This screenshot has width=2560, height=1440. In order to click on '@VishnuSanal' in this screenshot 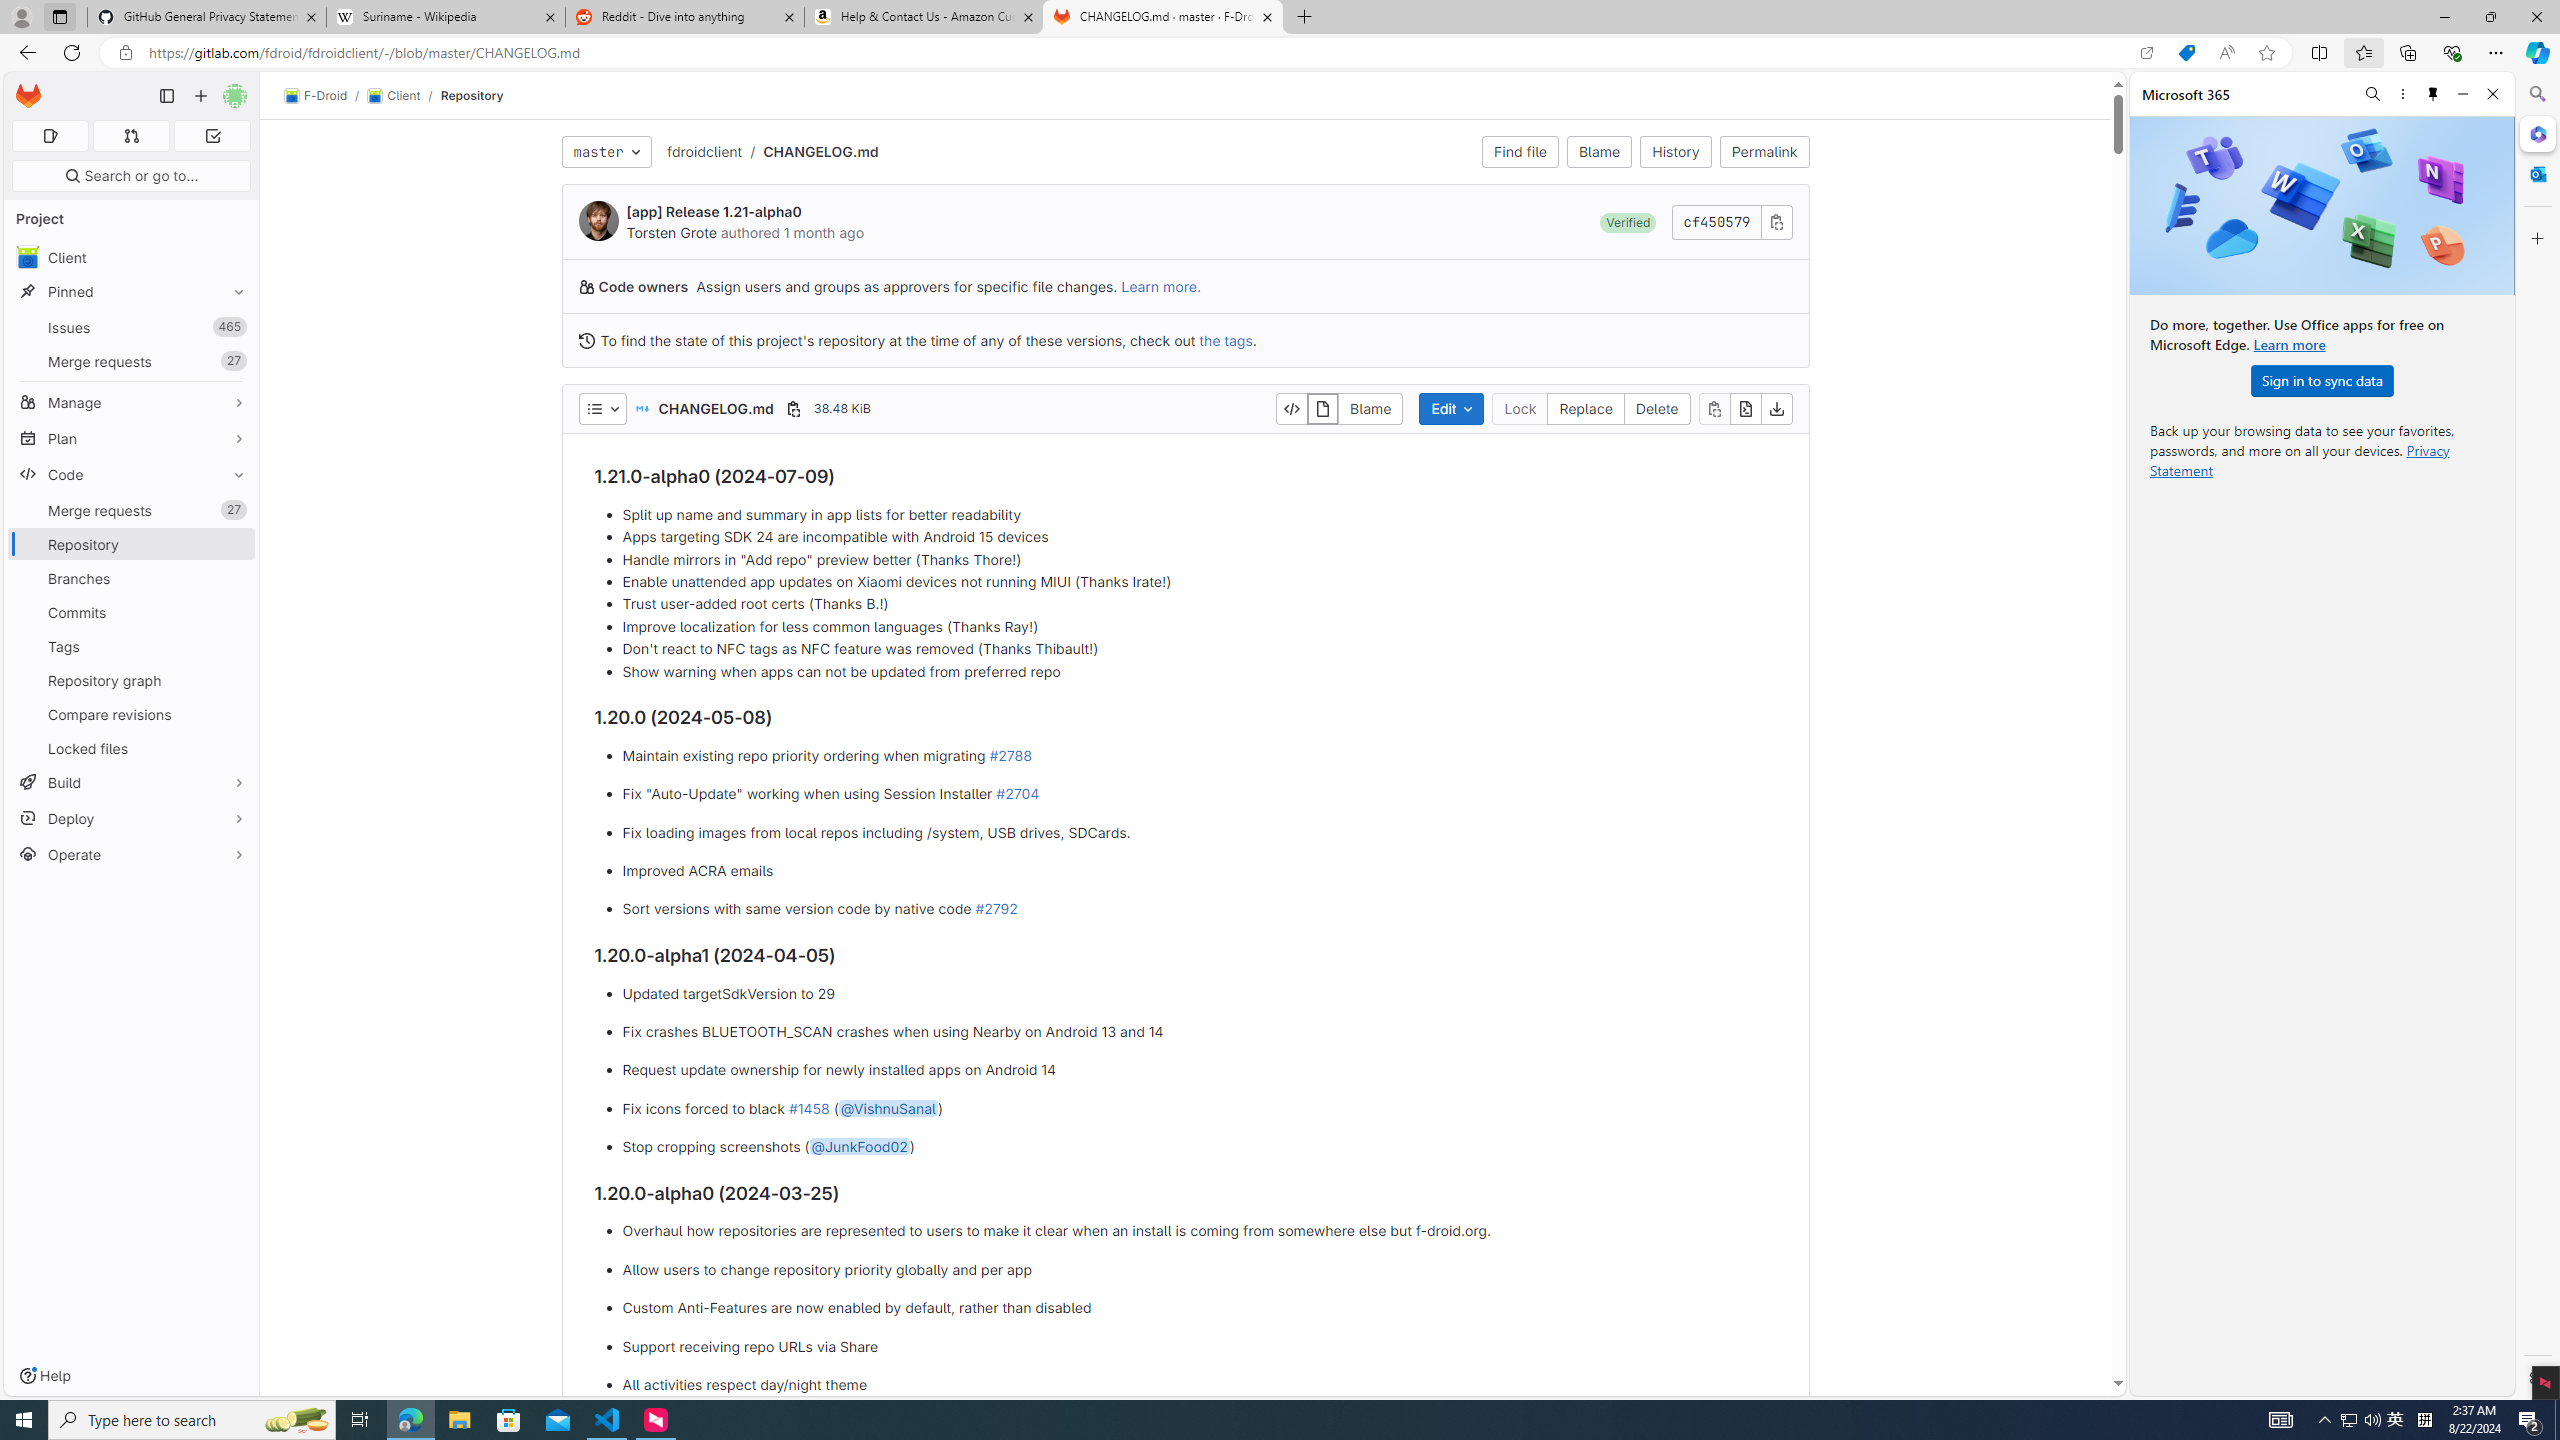, I will do `click(886, 1107)`.